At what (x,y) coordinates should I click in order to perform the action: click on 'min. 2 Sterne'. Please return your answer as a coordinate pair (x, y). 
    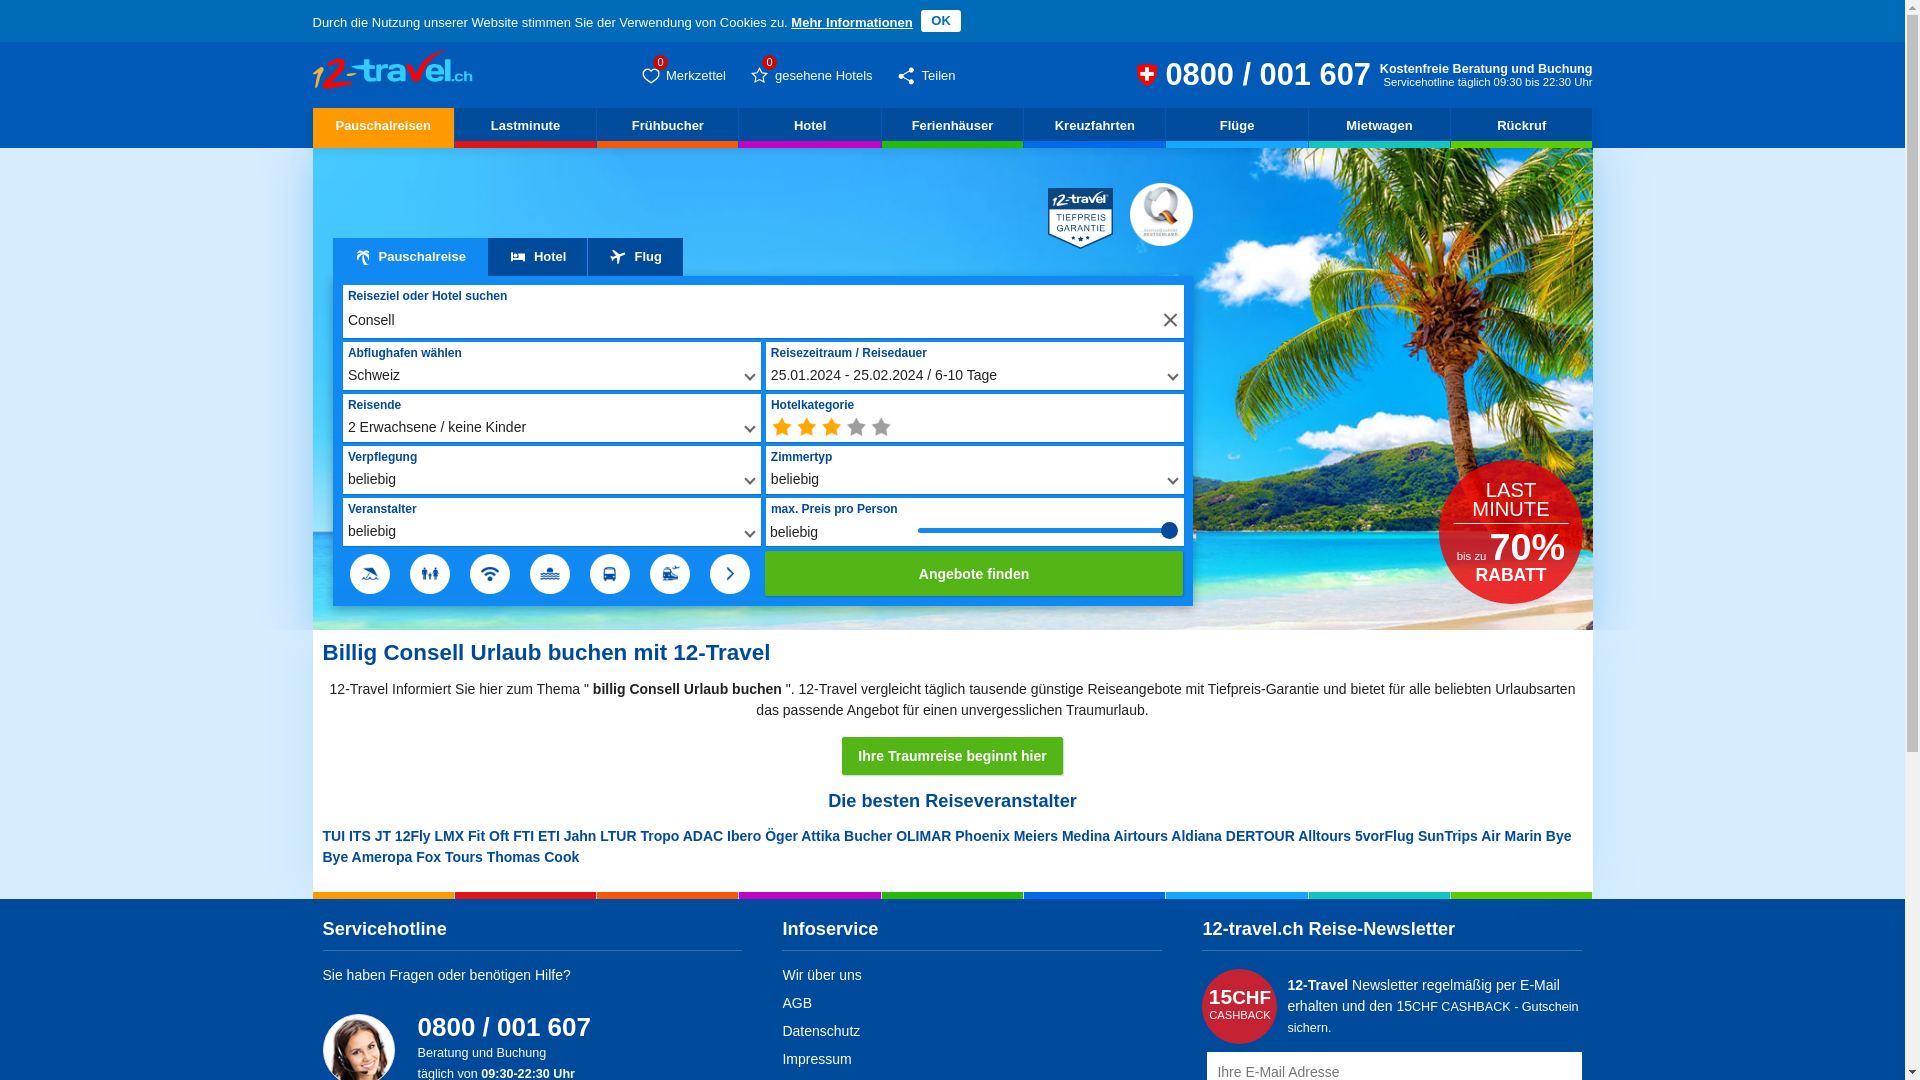
    Looking at the image, I should click on (810, 429).